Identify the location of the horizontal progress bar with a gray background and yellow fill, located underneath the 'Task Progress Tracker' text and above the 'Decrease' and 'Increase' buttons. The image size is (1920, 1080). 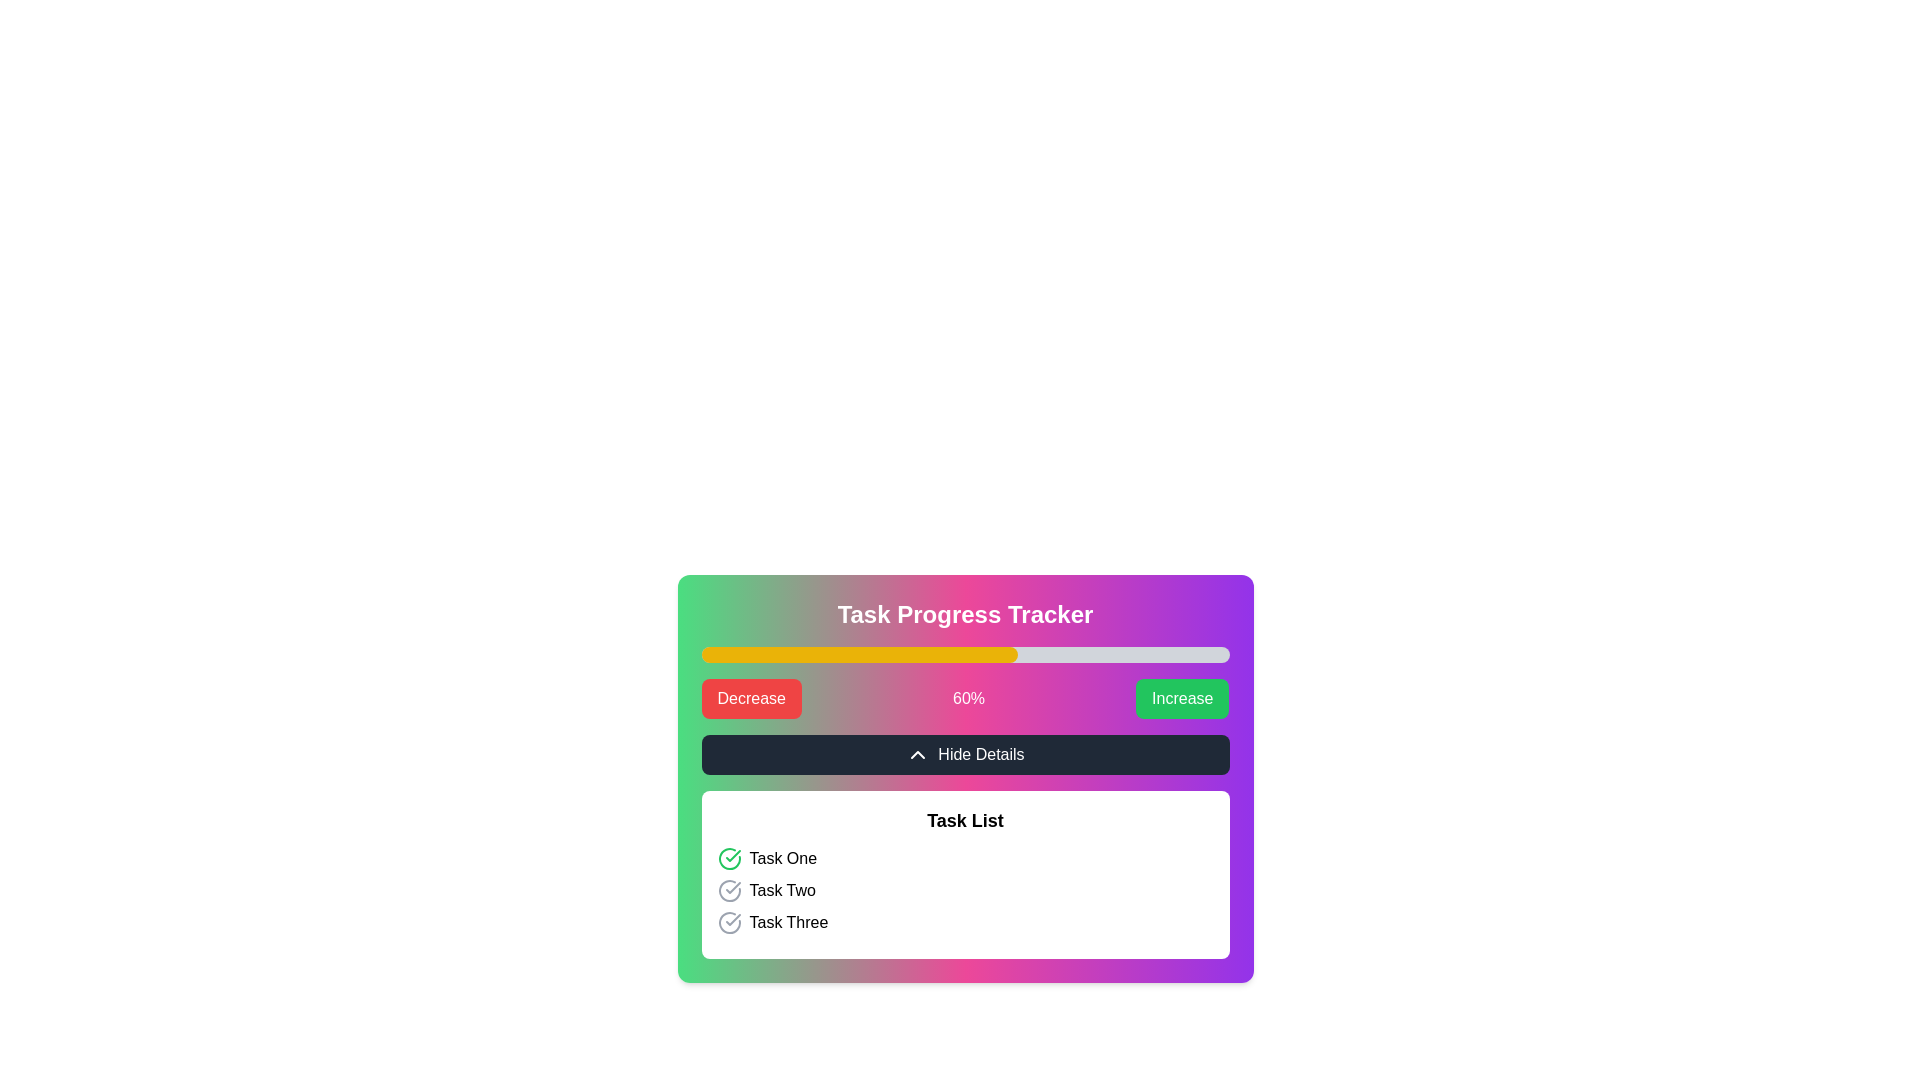
(965, 655).